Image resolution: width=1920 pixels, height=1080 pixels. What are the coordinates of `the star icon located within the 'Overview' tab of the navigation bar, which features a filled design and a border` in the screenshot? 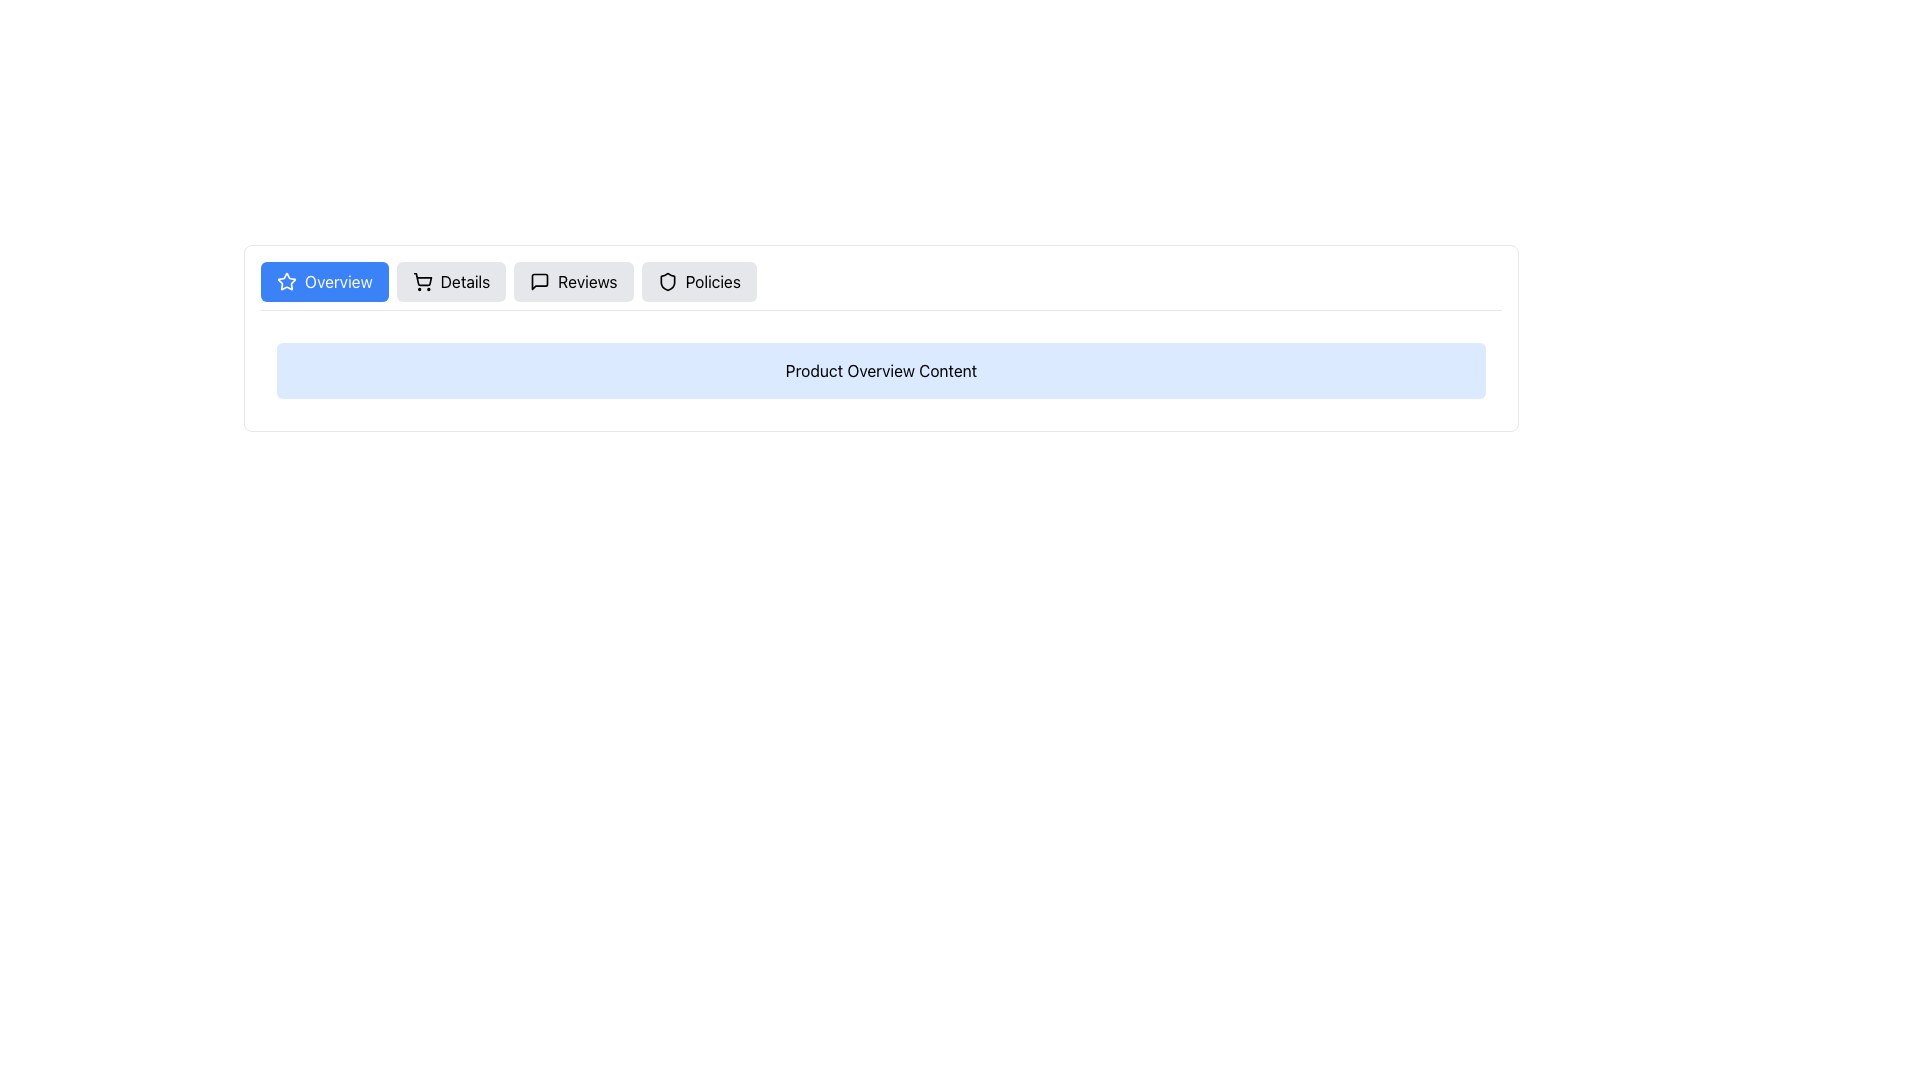 It's located at (286, 281).